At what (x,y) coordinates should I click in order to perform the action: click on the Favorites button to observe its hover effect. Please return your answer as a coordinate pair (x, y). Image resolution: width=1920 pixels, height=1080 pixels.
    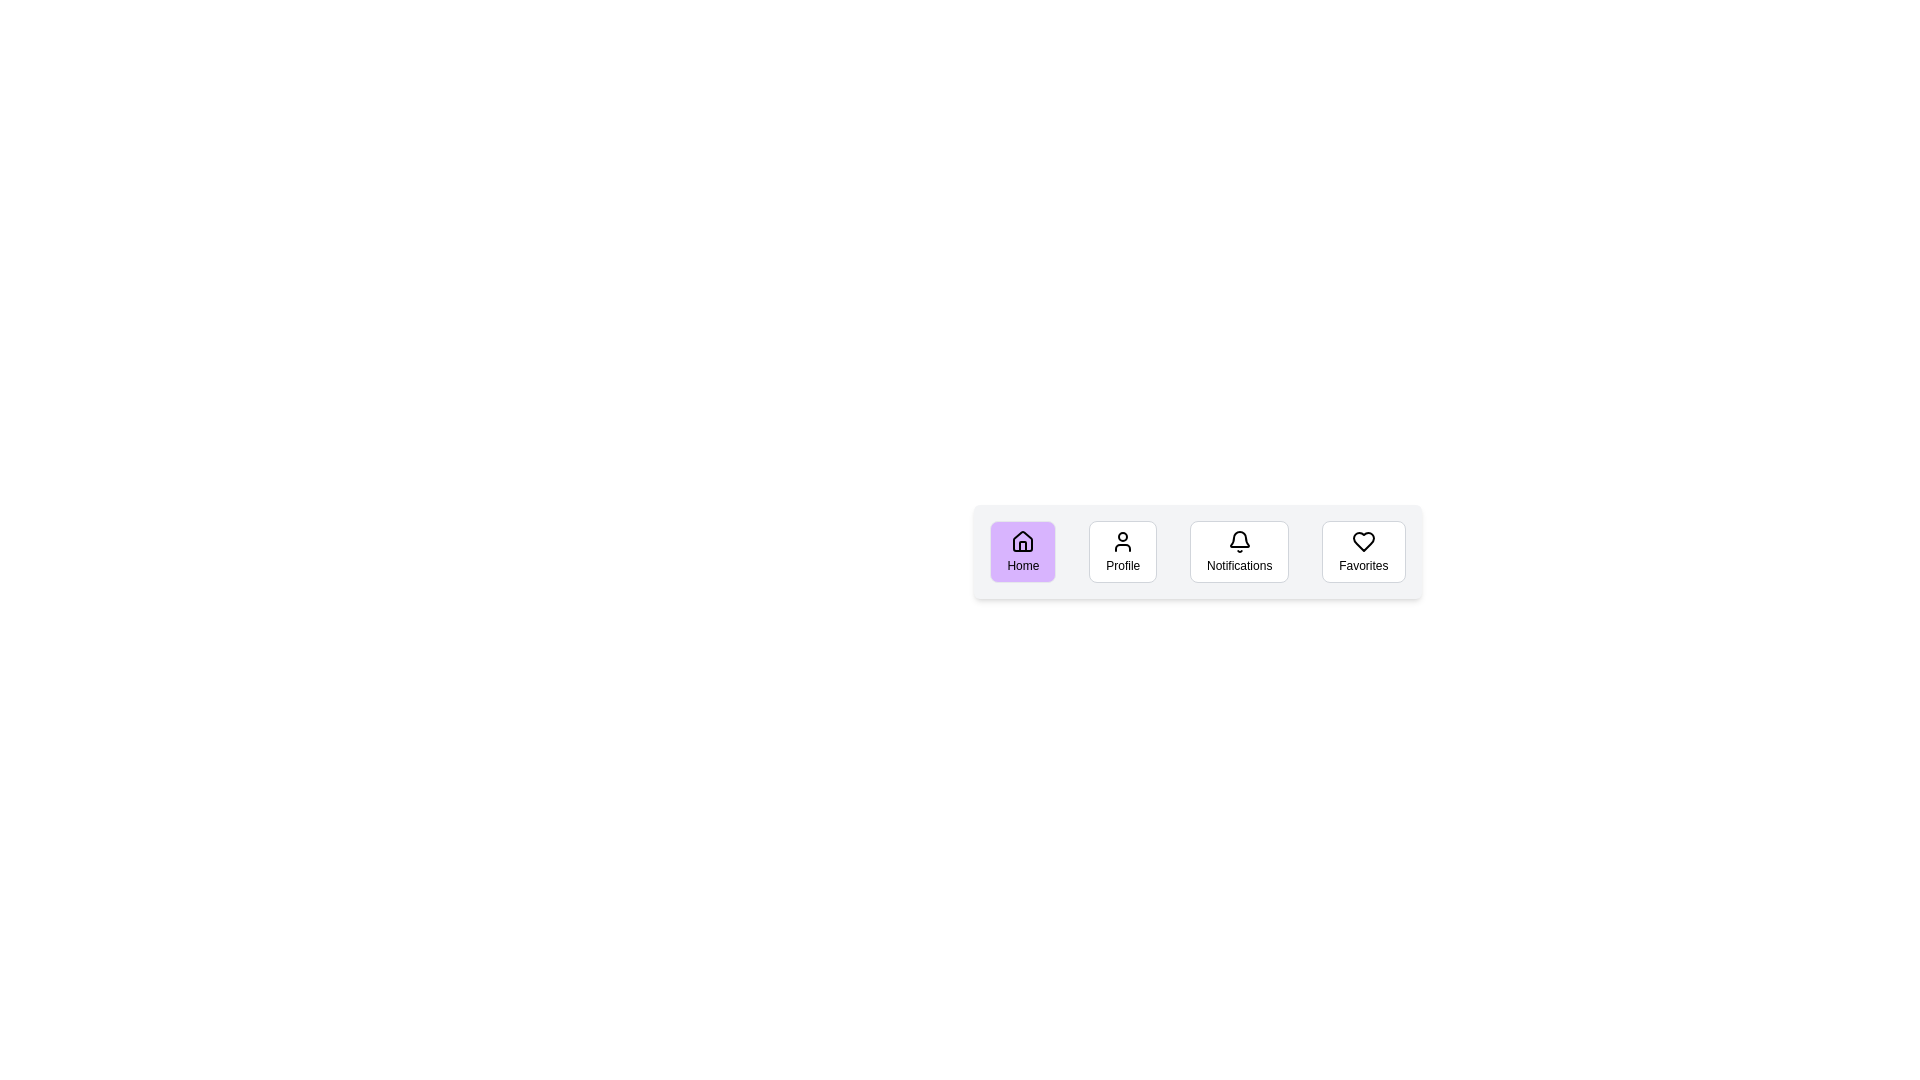
    Looking at the image, I should click on (1362, 551).